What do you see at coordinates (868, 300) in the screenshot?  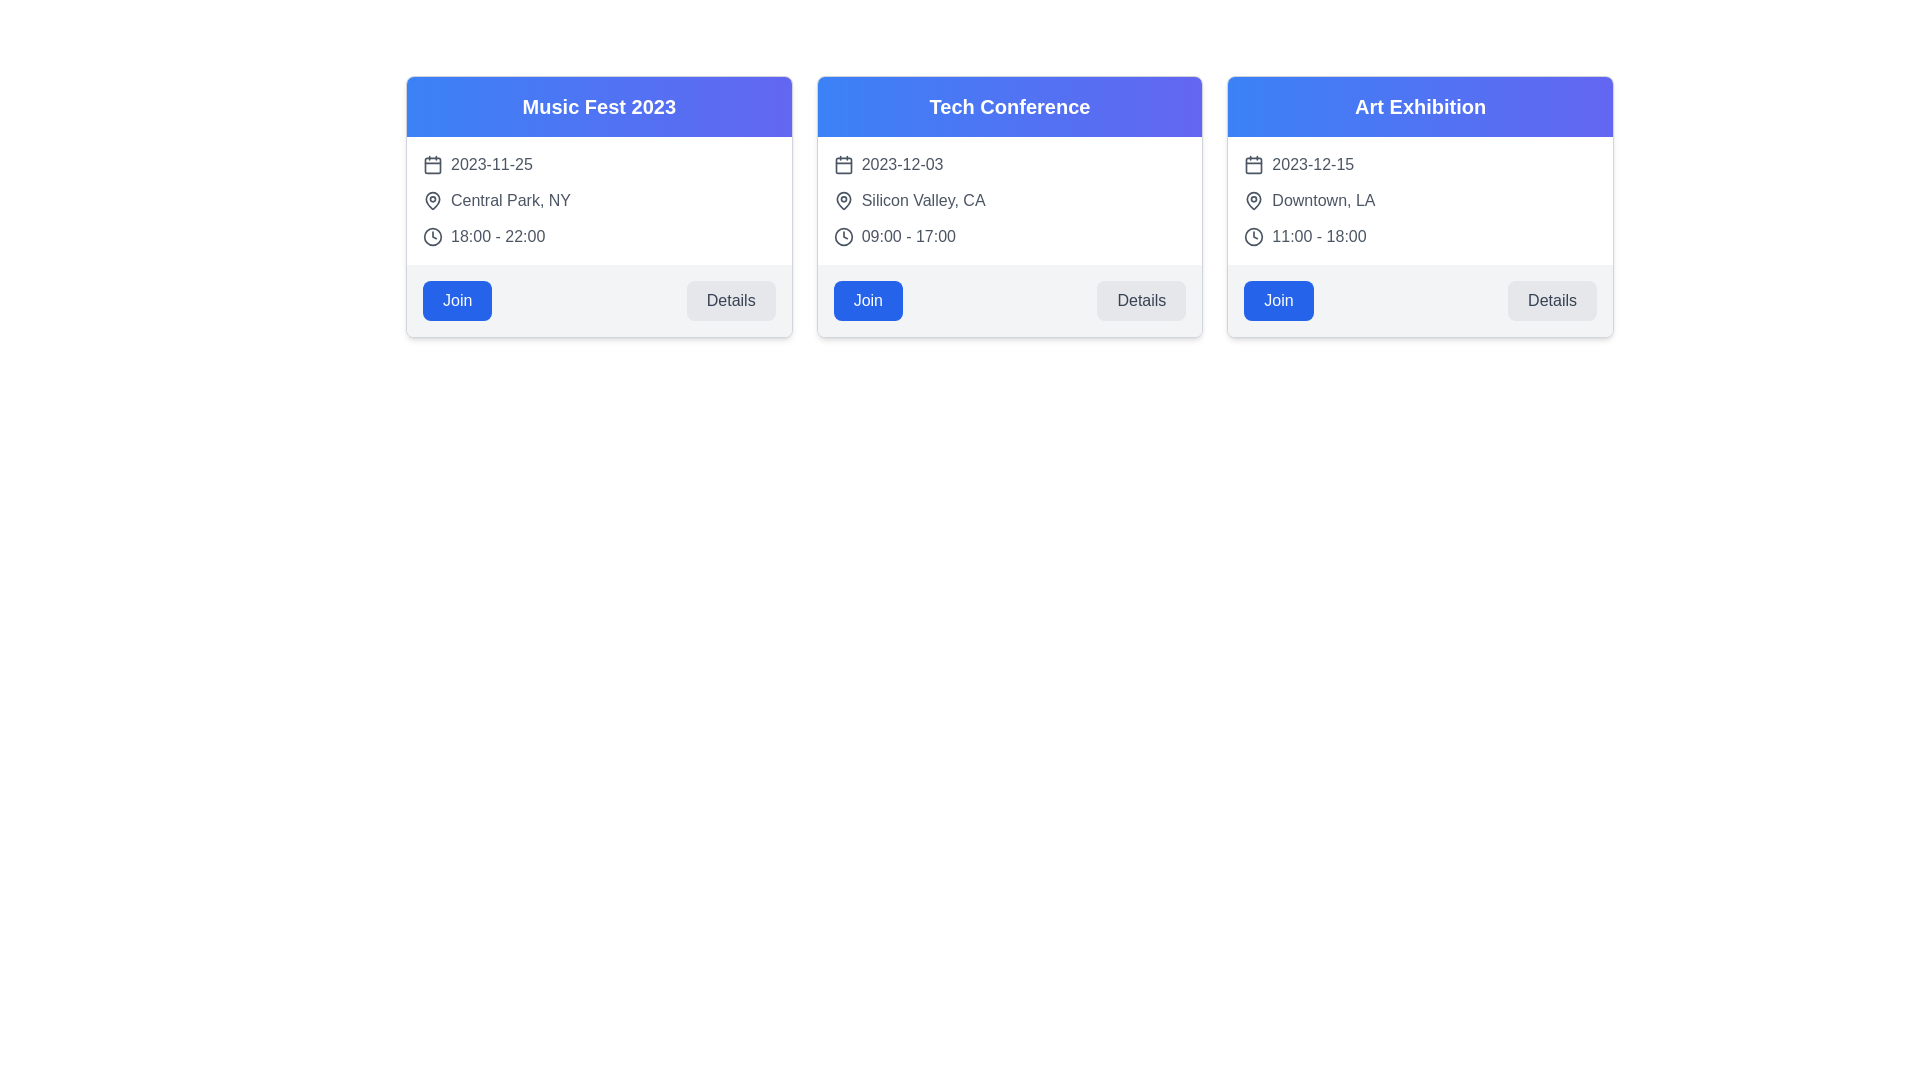 I see `the blue rectangular button labeled 'Join'` at bounding box center [868, 300].